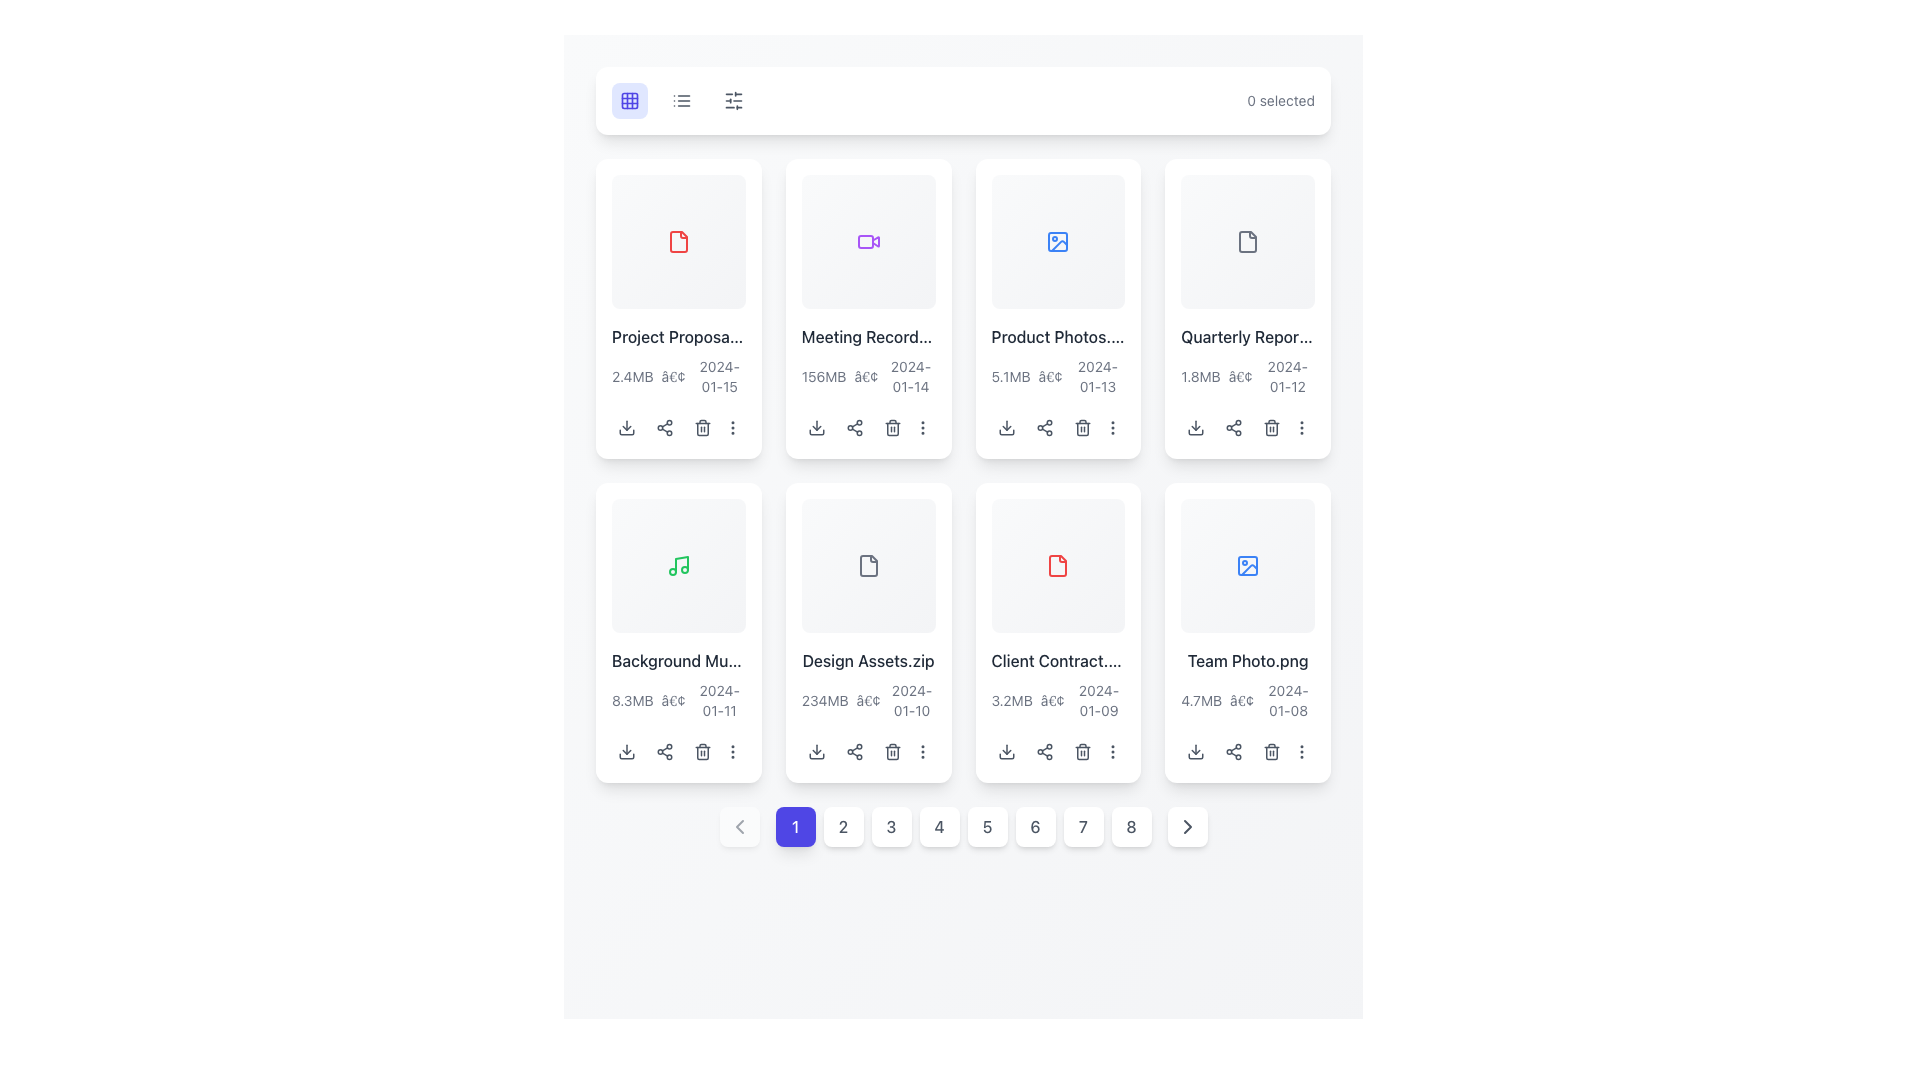 This screenshot has width=1920, height=1080. I want to click on the pagination control button located to the immediate left of the blue-highlighted active page number button, so click(738, 826).